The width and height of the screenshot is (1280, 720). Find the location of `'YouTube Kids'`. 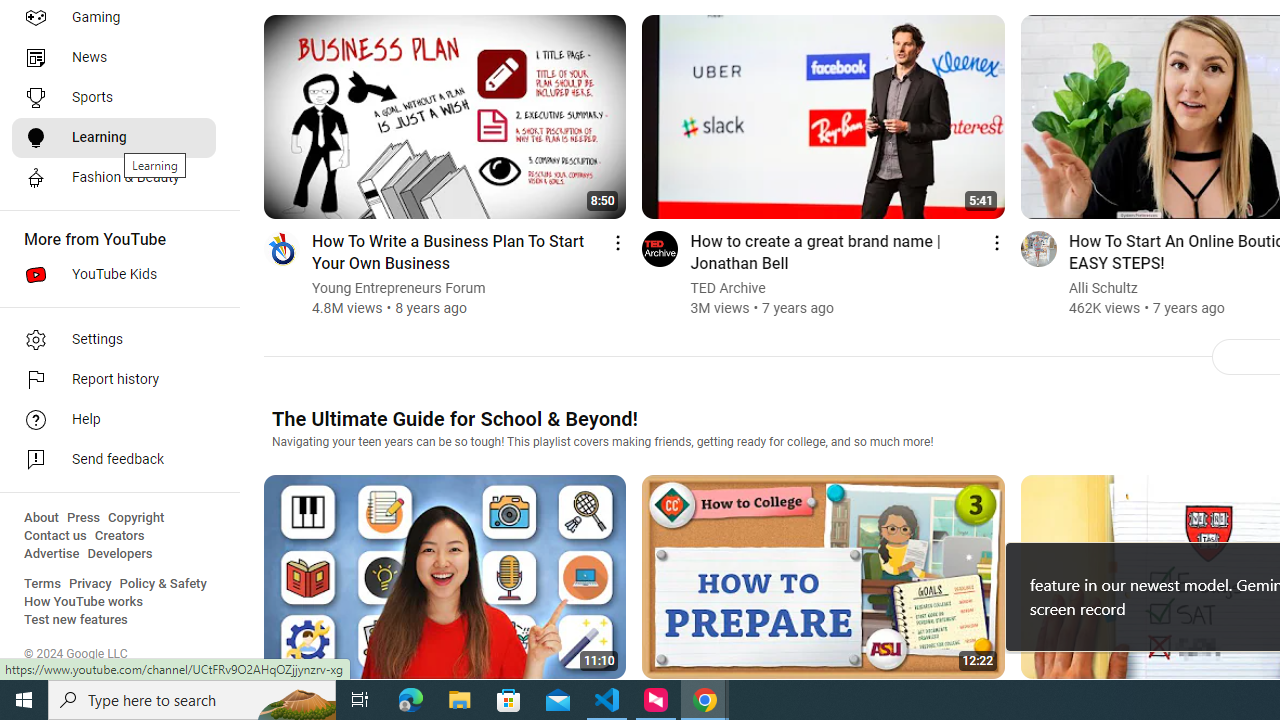

'YouTube Kids' is located at coordinates (112, 275).